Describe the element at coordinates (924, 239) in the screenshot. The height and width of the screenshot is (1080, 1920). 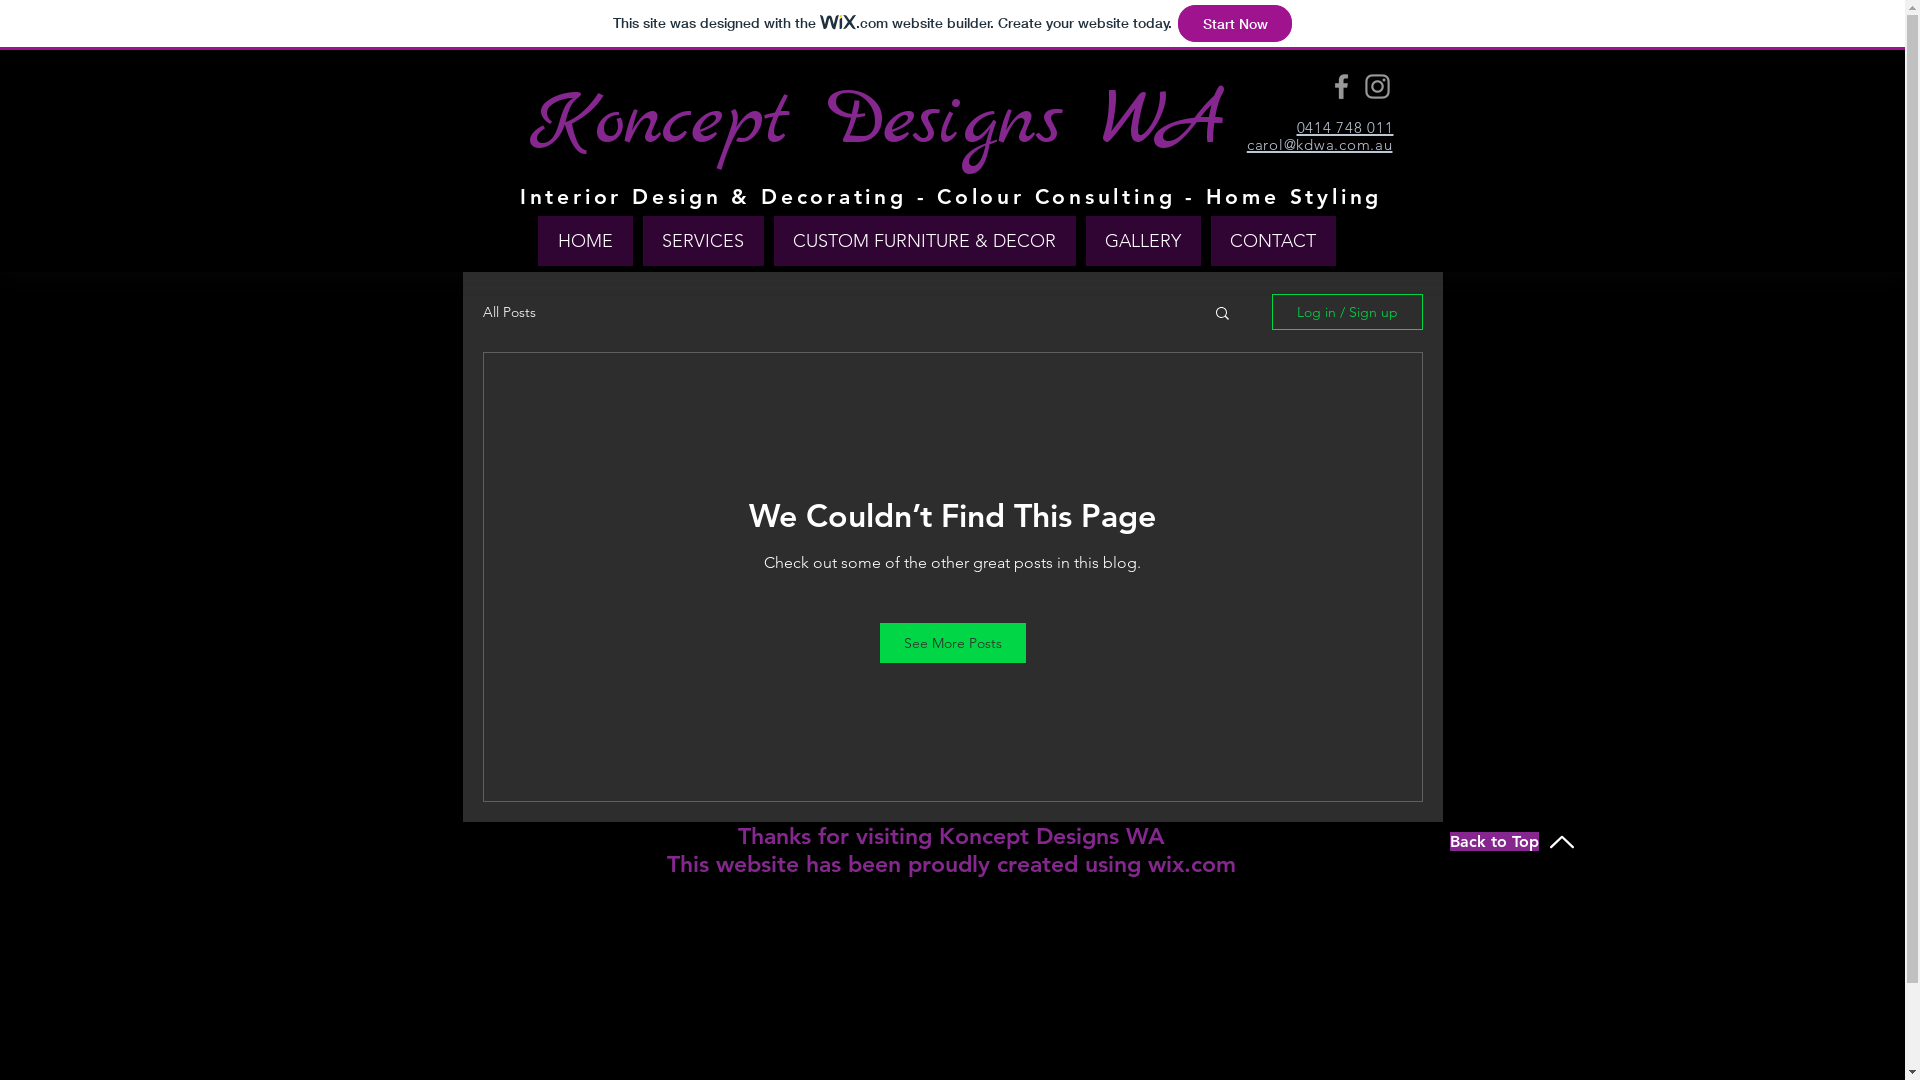
I see `'CUSTOM FURNITURE & DECOR'` at that location.